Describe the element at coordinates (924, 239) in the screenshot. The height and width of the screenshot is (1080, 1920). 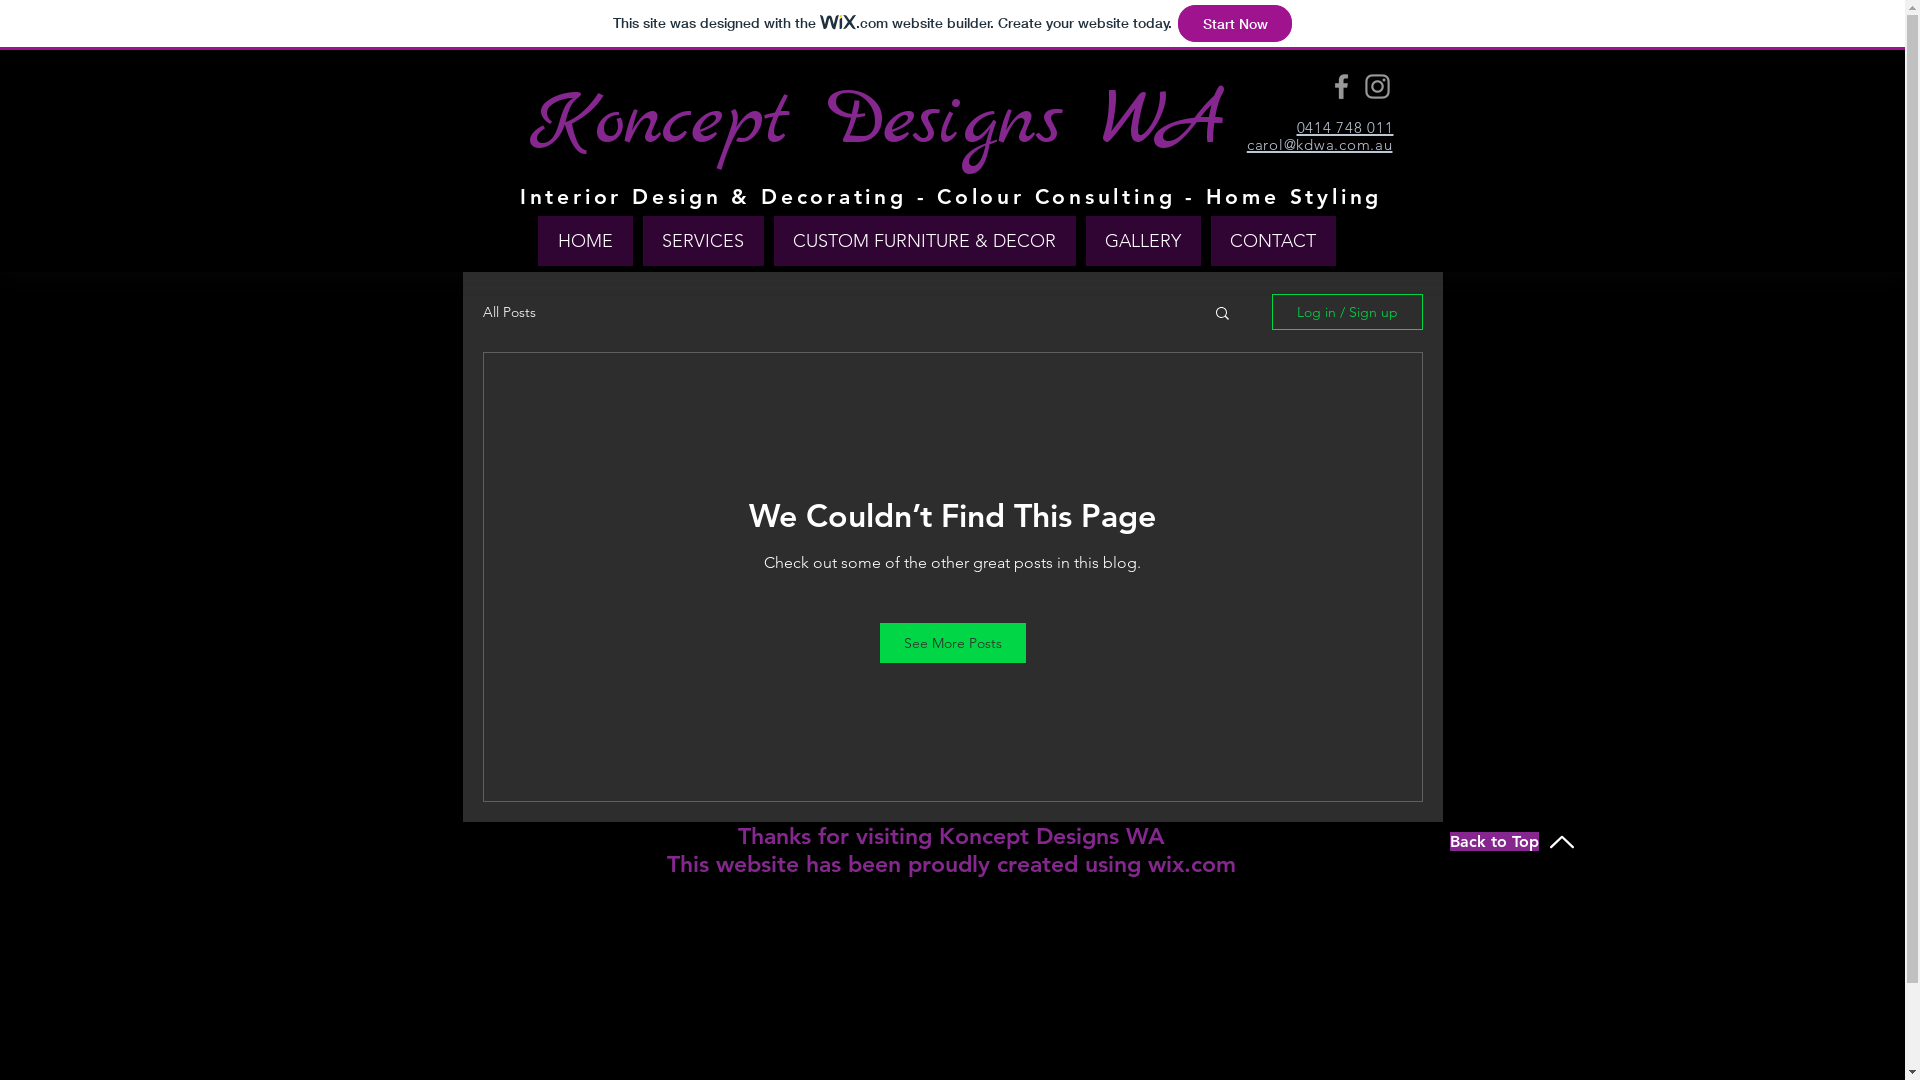
I see `'CUSTOM FURNITURE & DECOR'` at that location.